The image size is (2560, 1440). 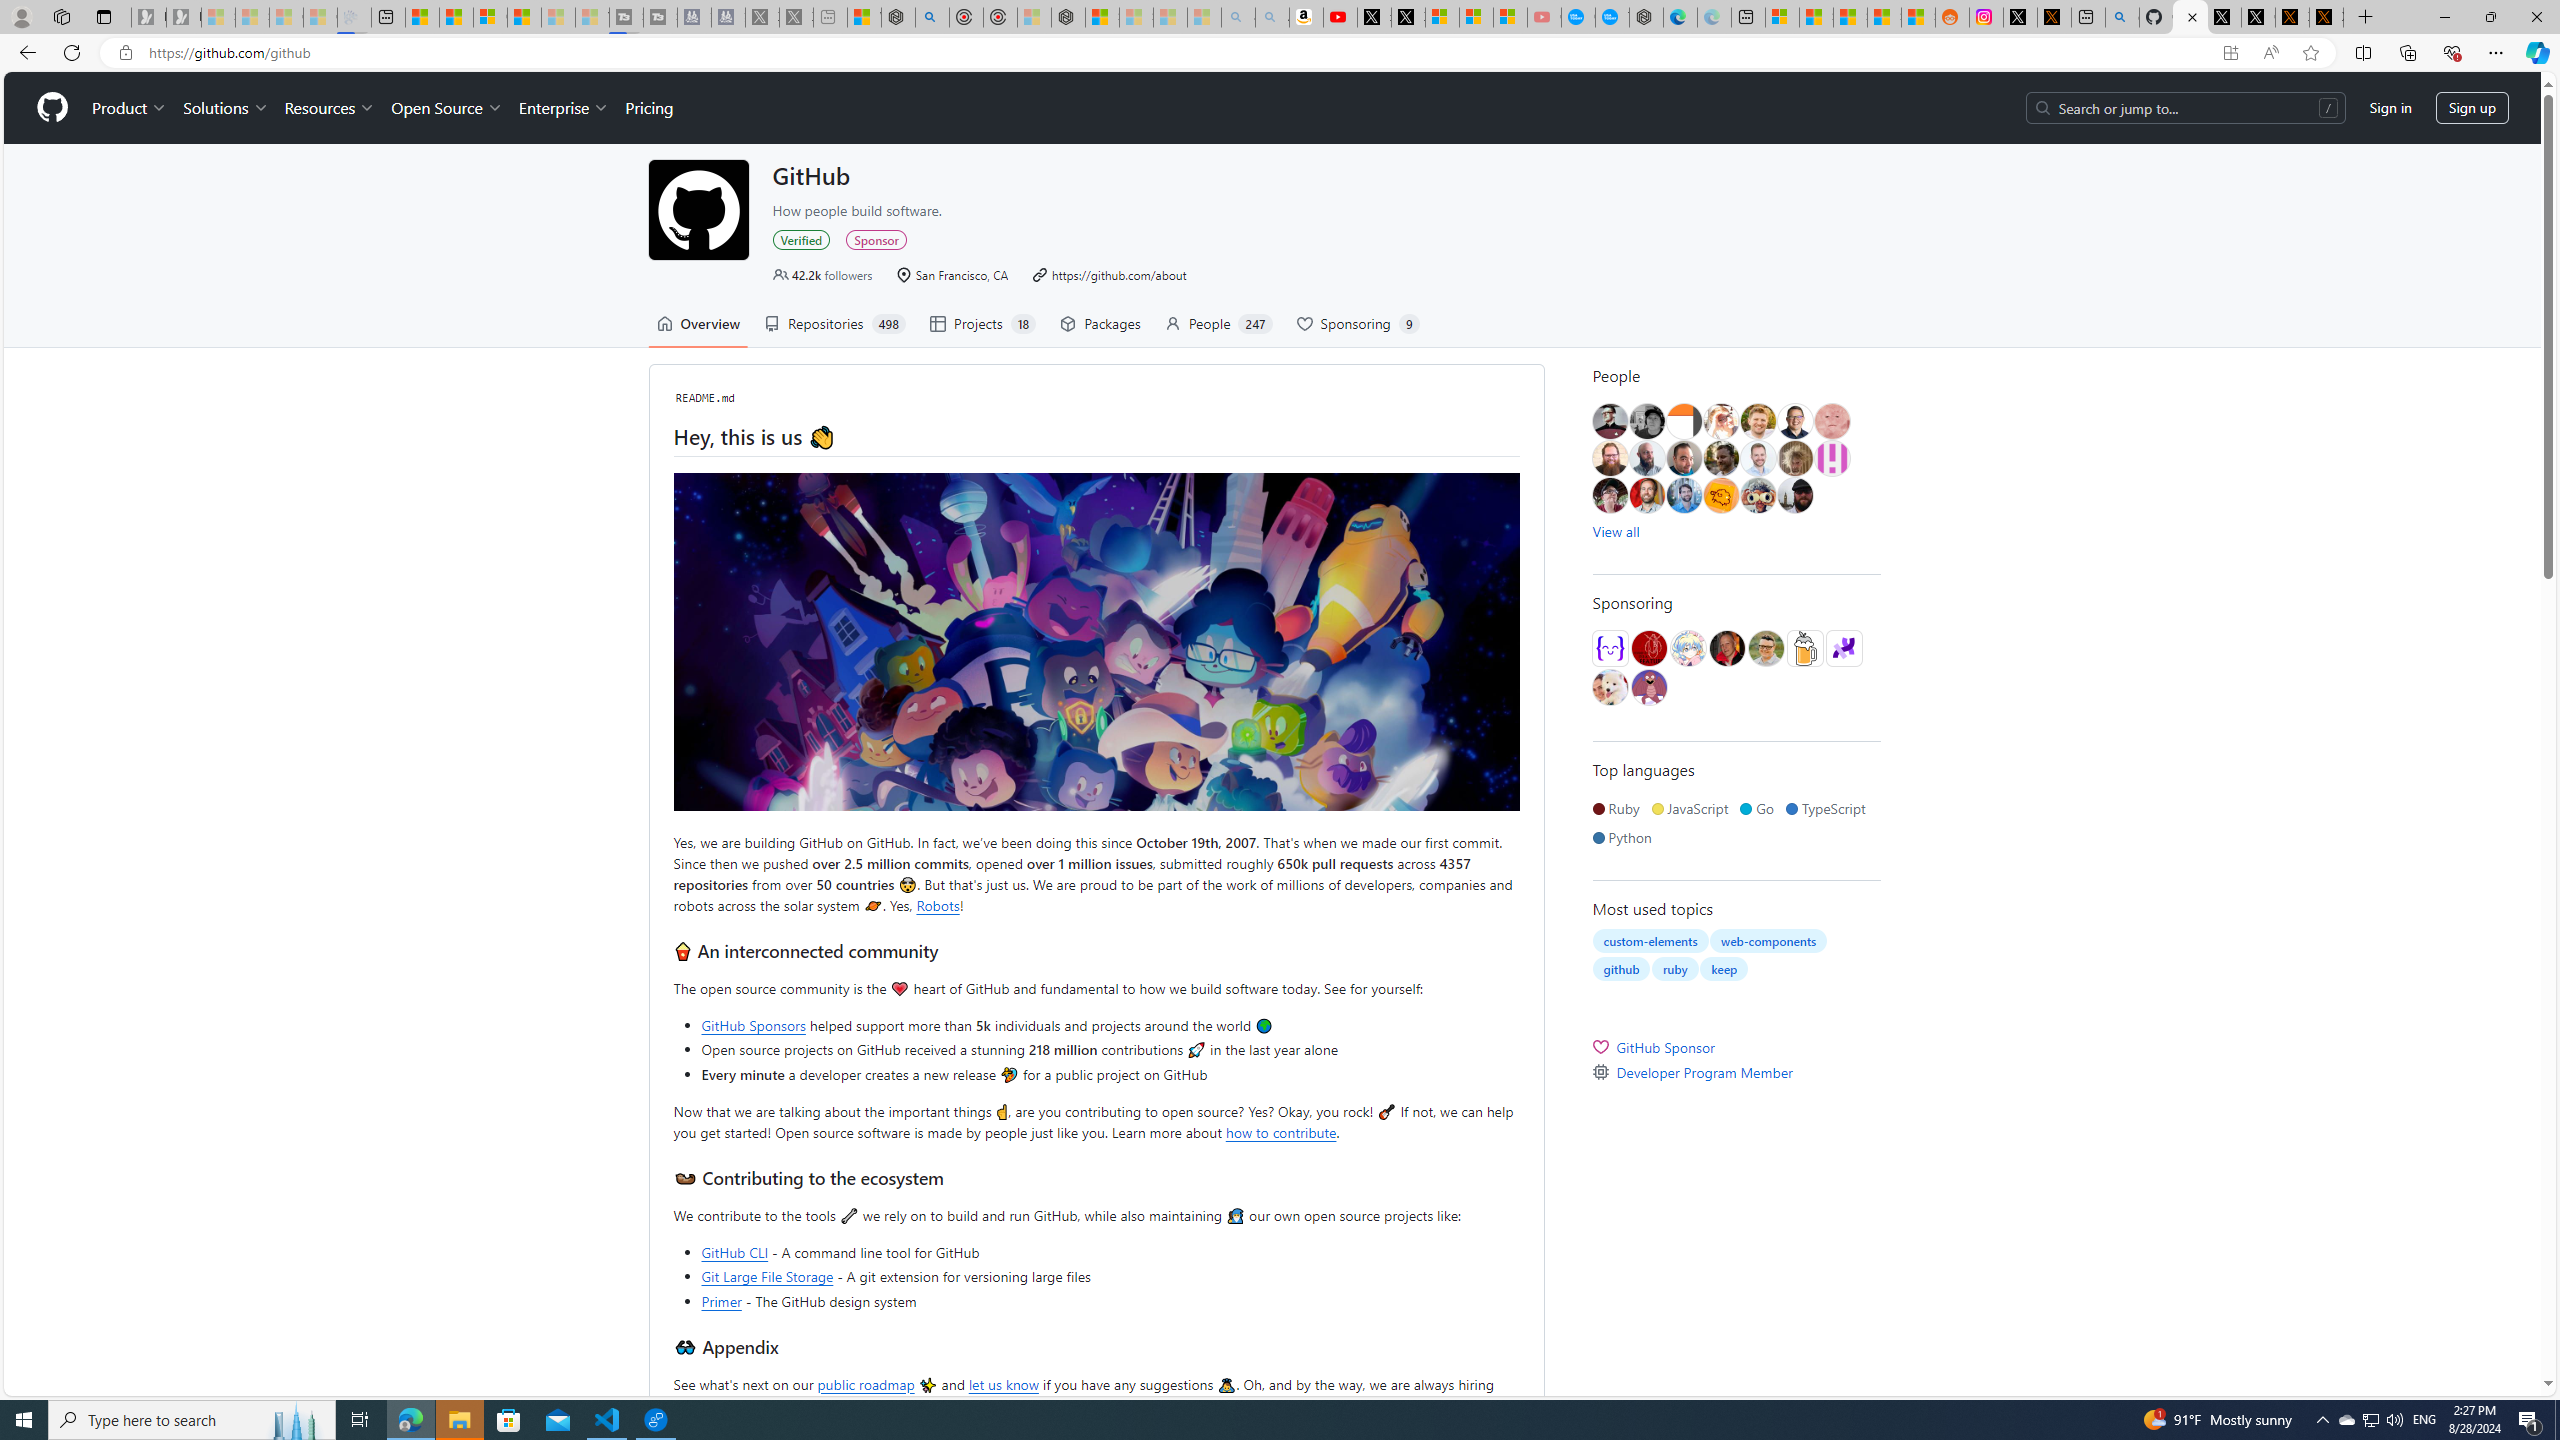 I want to click on 'GitHub (@github) / X', so click(x=2257, y=16).